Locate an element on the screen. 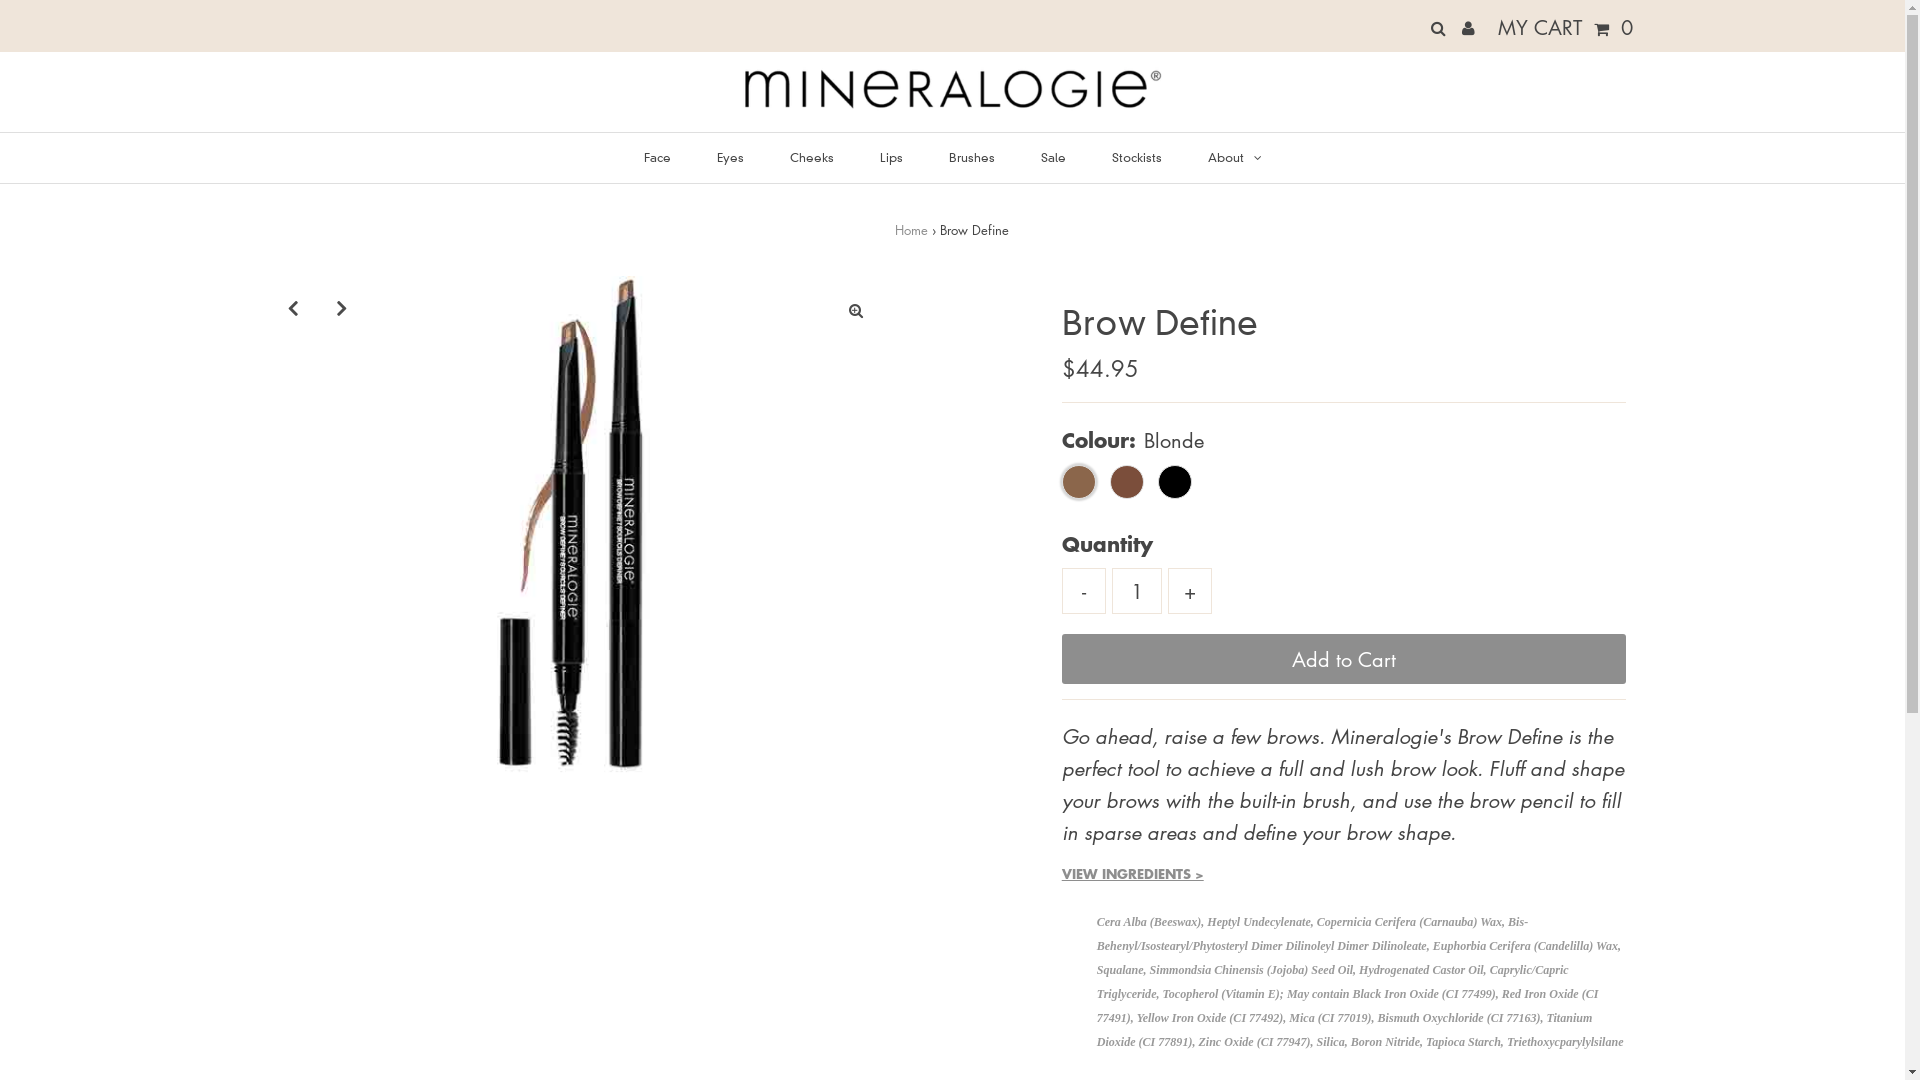  '+' is located at coordinates (1190, 589).